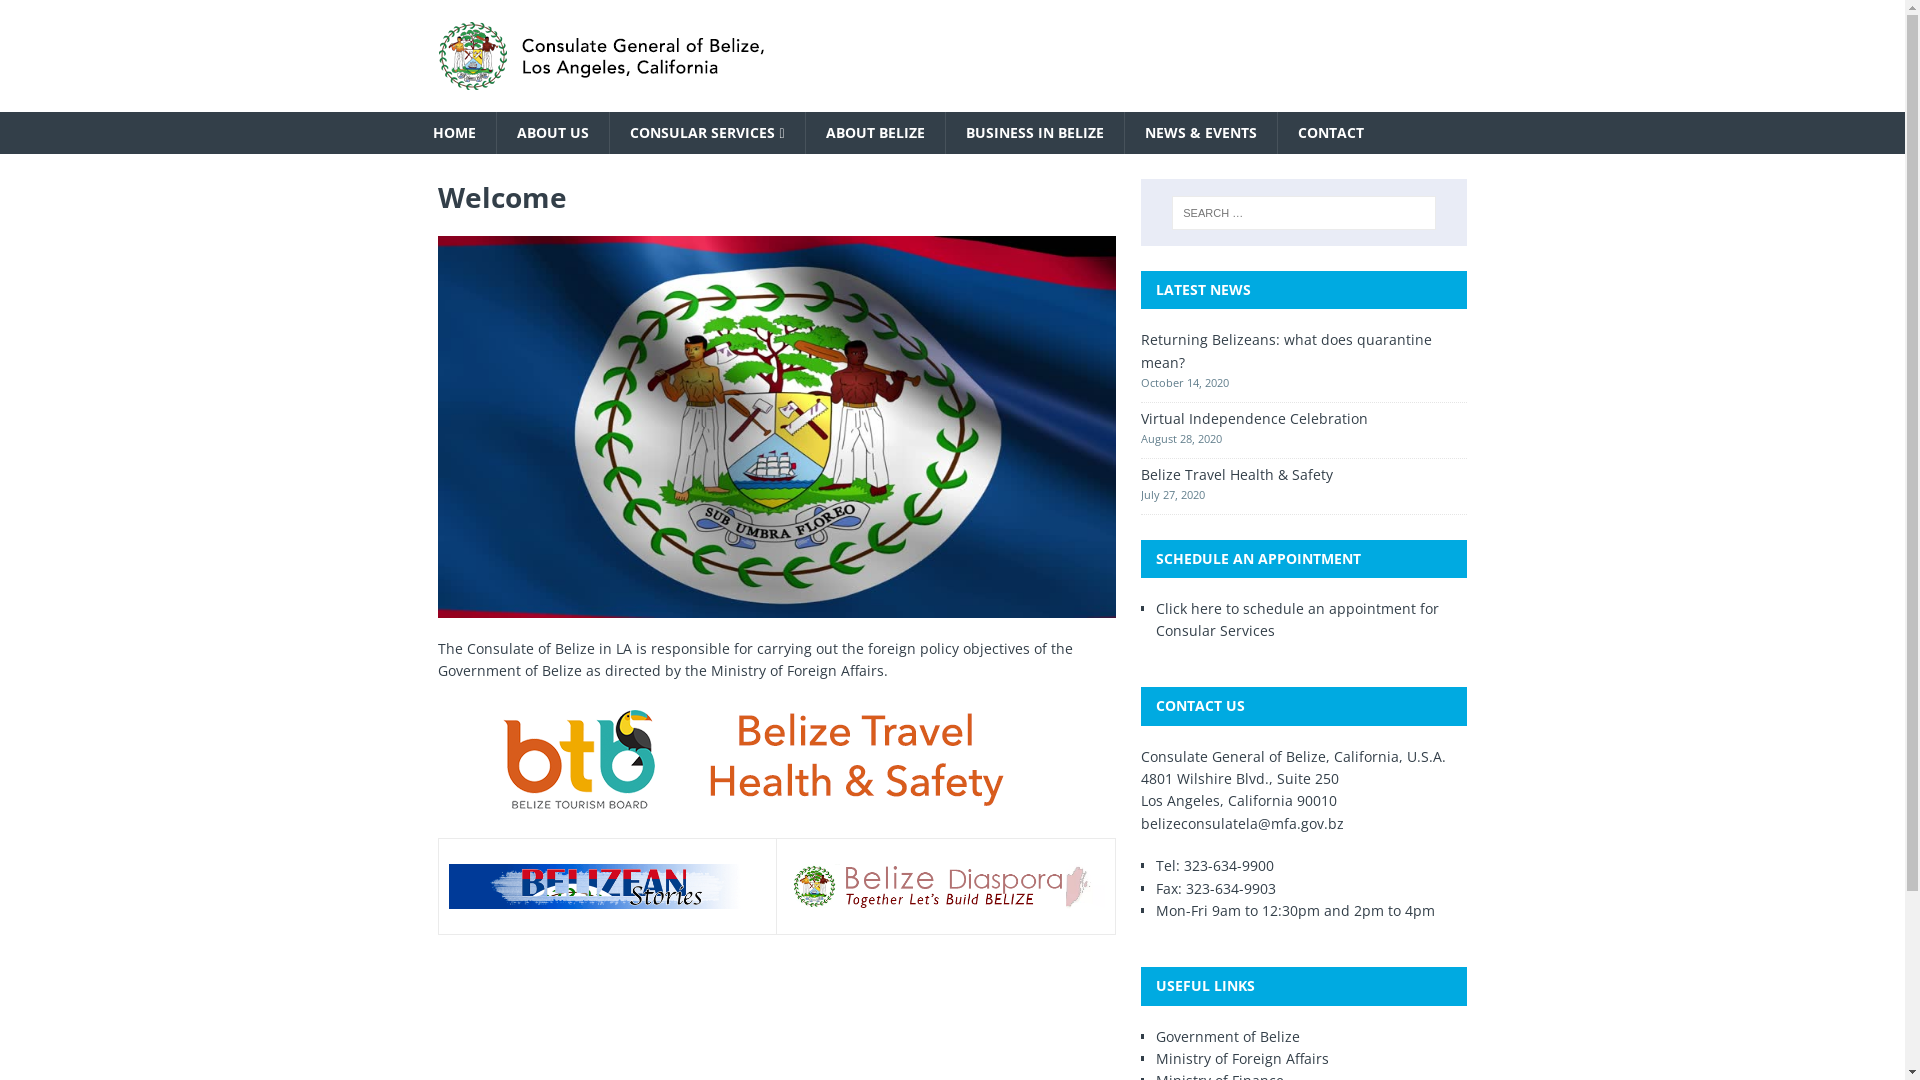 The height and width of the screenshot is (1080, 1920). What do you see at coordinates (874, 132) in the screenshot?
I see `'ABOUT BELIZE'` at bounding box center [874, 132].